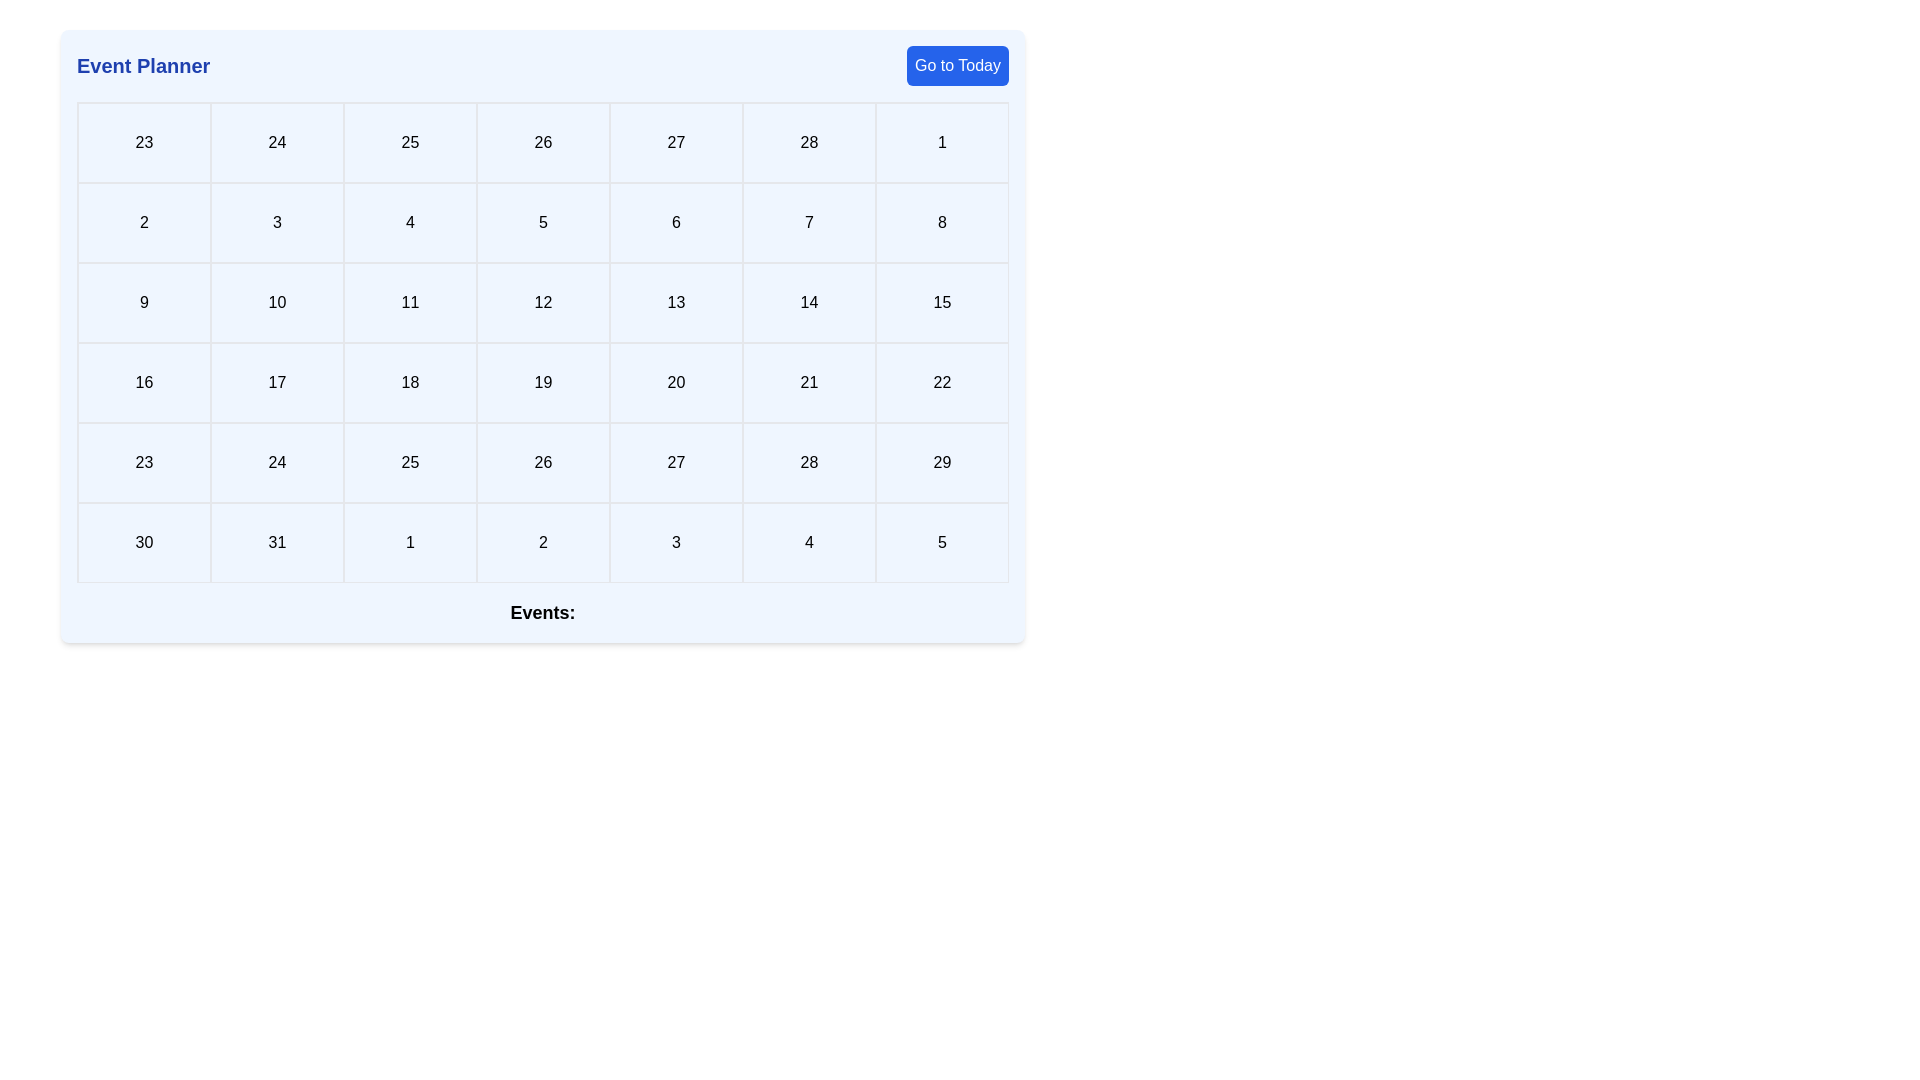  I want to click on the interactive grid cell with a light blue background containing the number '3' centered in black text, located in the last row of the grid, so click(676, 543).